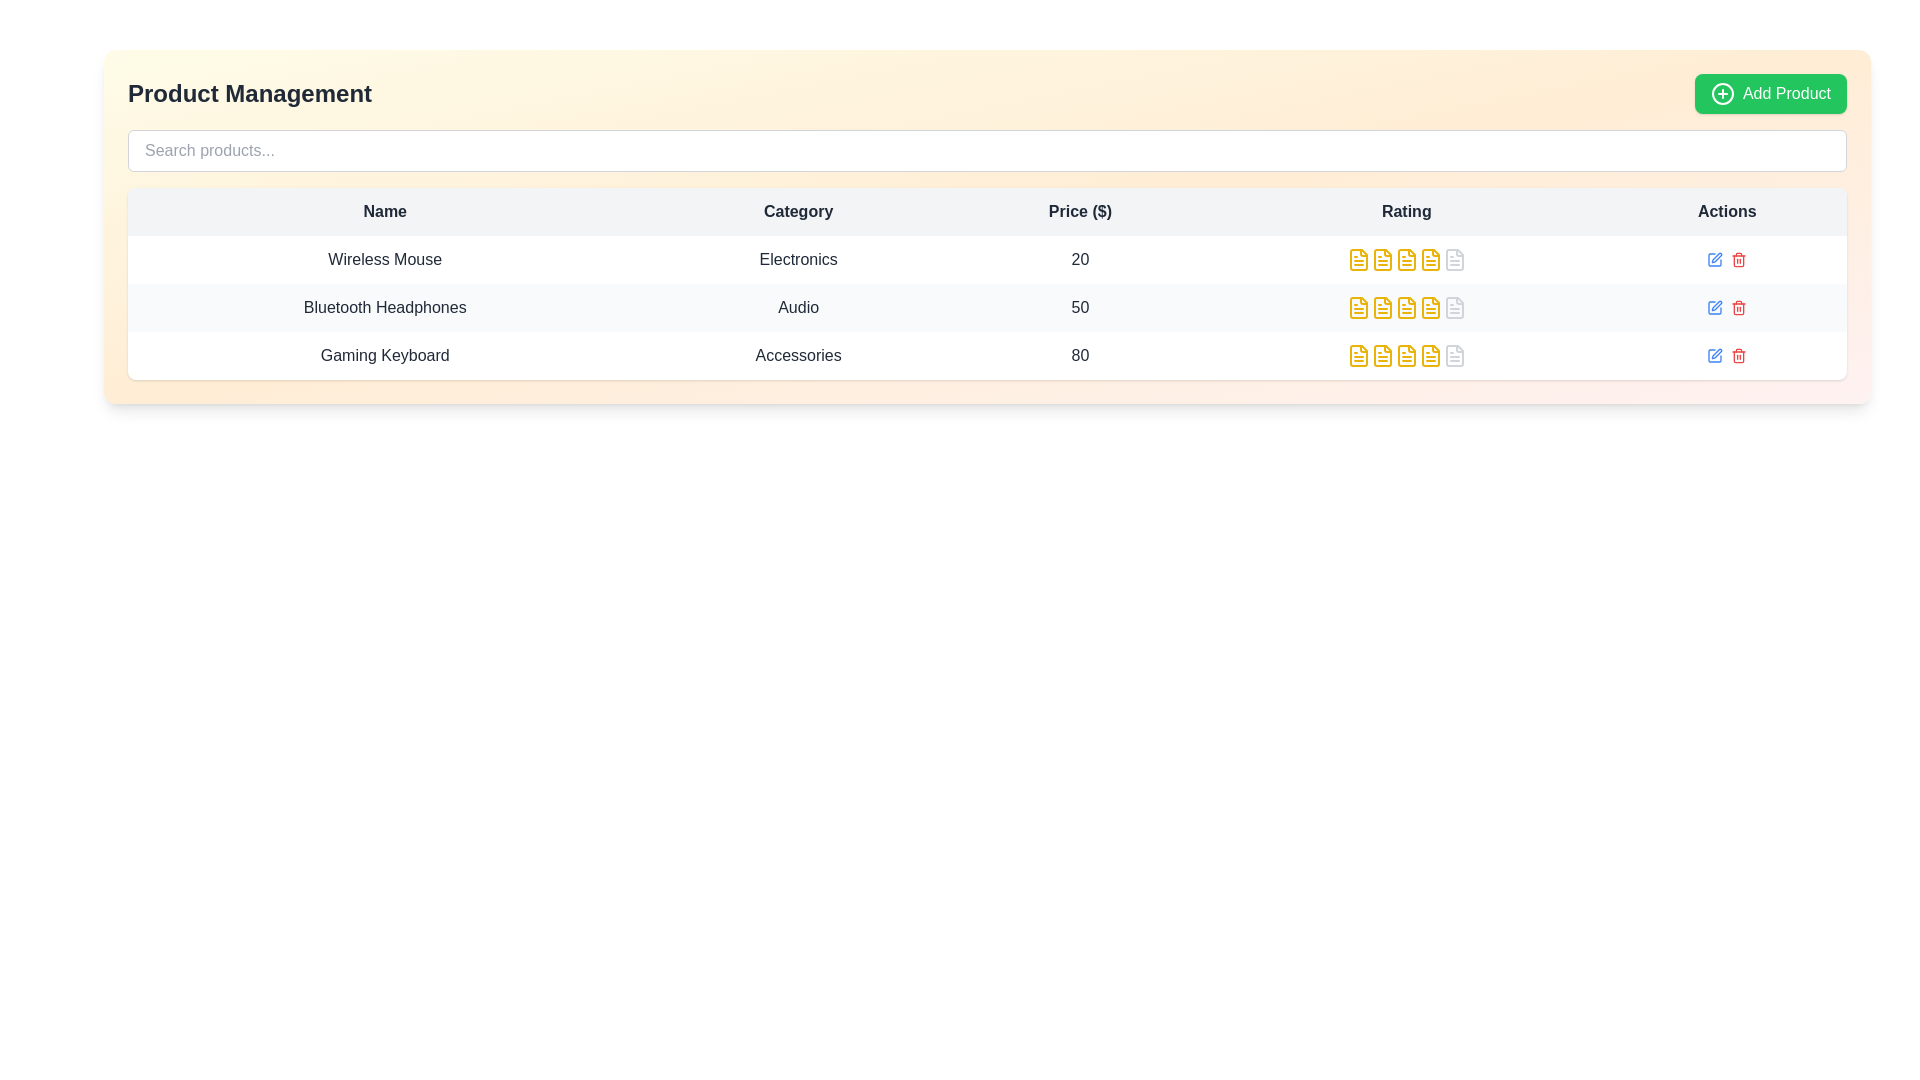  I want to click on the yellow document icon in the rating system, specifically the fourth icon in the last row of the table under the 'Product Management' header, so click(1405, 354).